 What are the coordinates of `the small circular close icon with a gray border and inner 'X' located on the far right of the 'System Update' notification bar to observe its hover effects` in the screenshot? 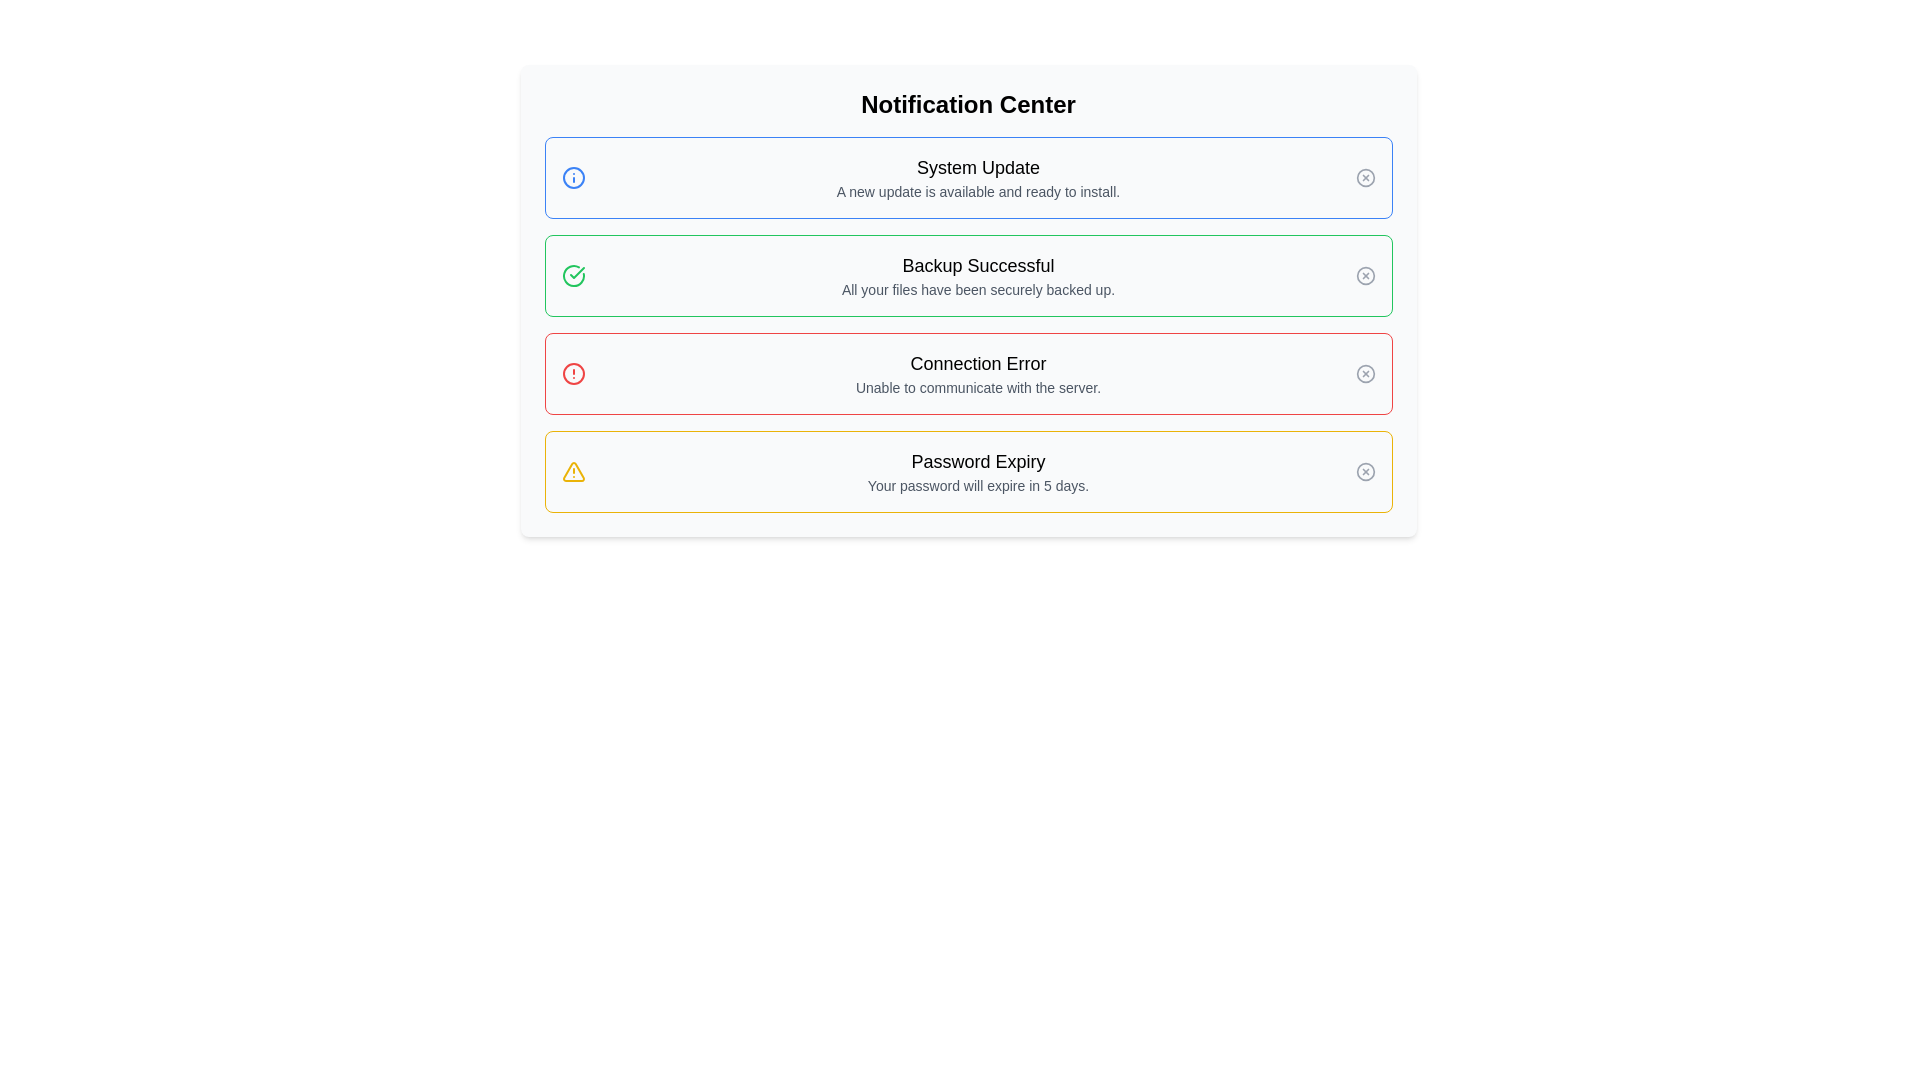 It's located at (1364, 176).